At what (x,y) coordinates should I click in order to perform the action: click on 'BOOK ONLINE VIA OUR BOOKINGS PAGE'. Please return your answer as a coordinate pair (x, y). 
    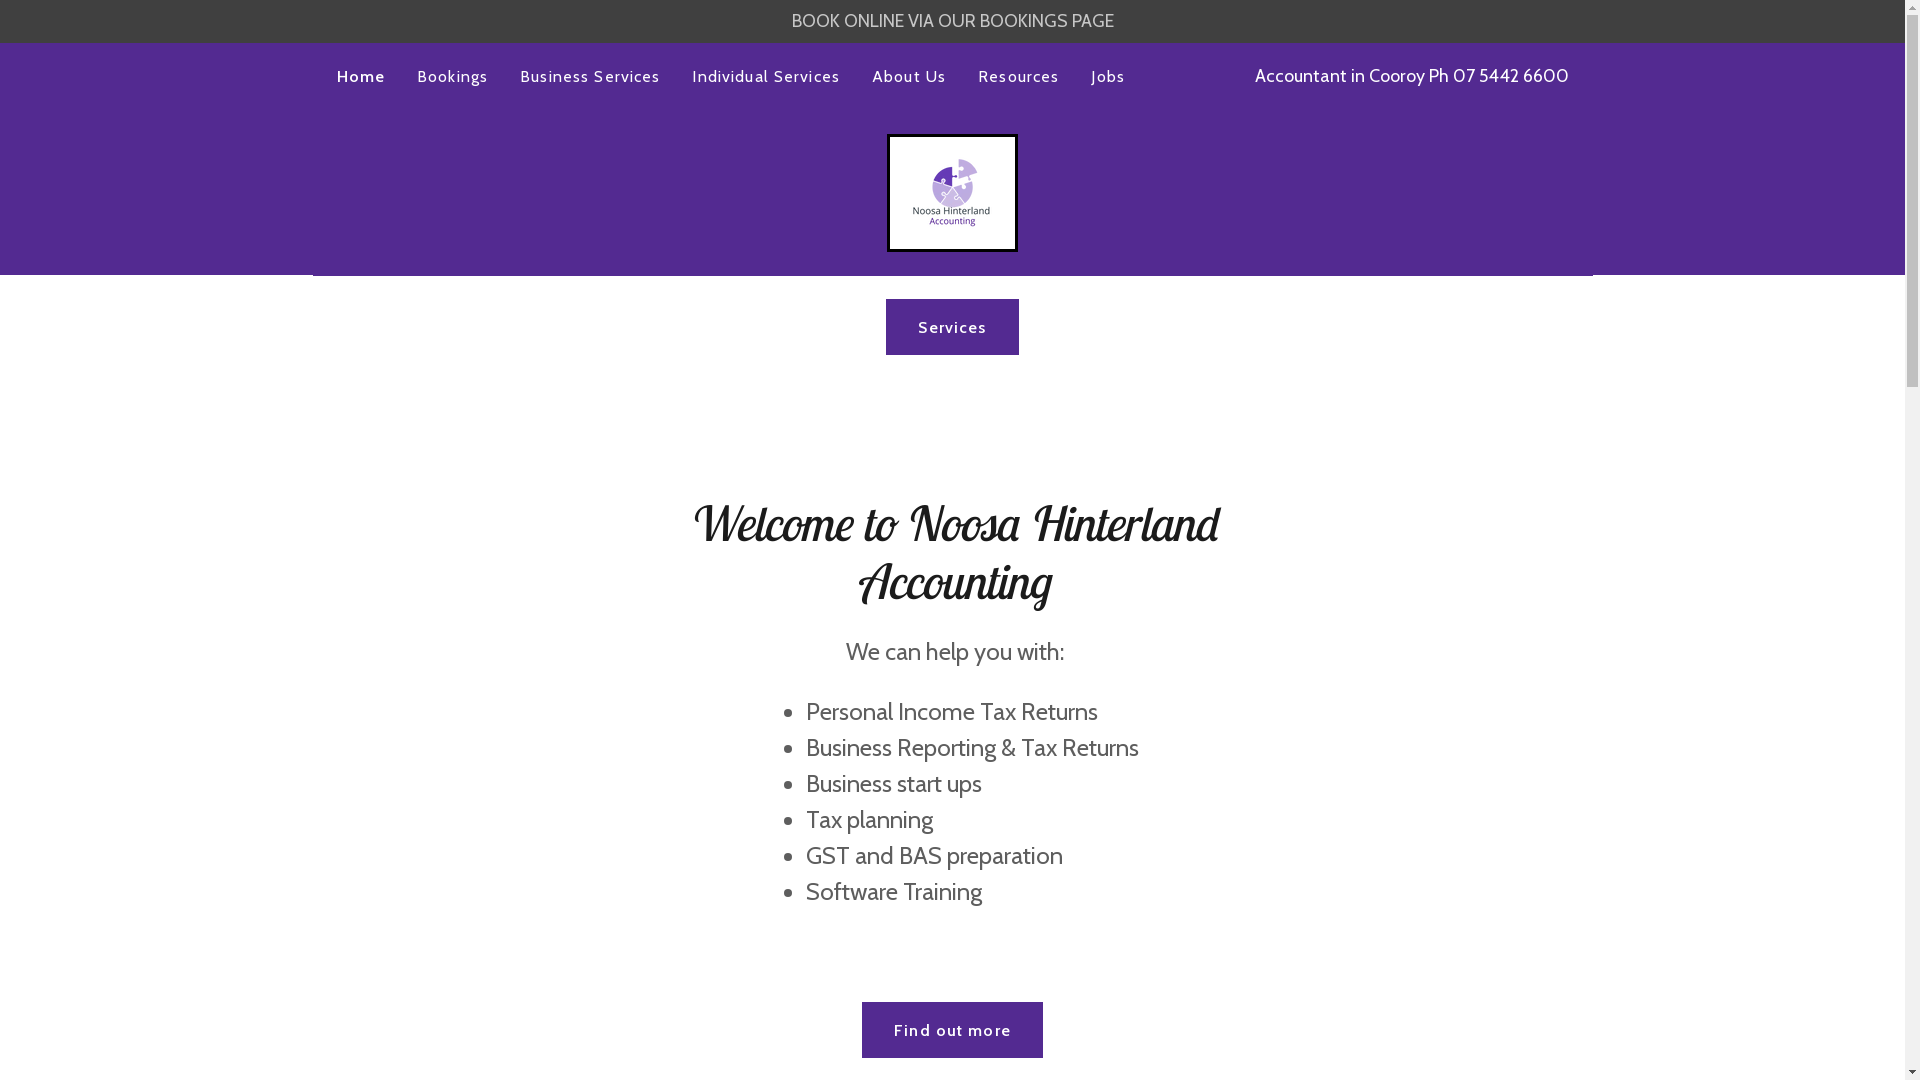
    Looking at the image, I should click on (951, 21).